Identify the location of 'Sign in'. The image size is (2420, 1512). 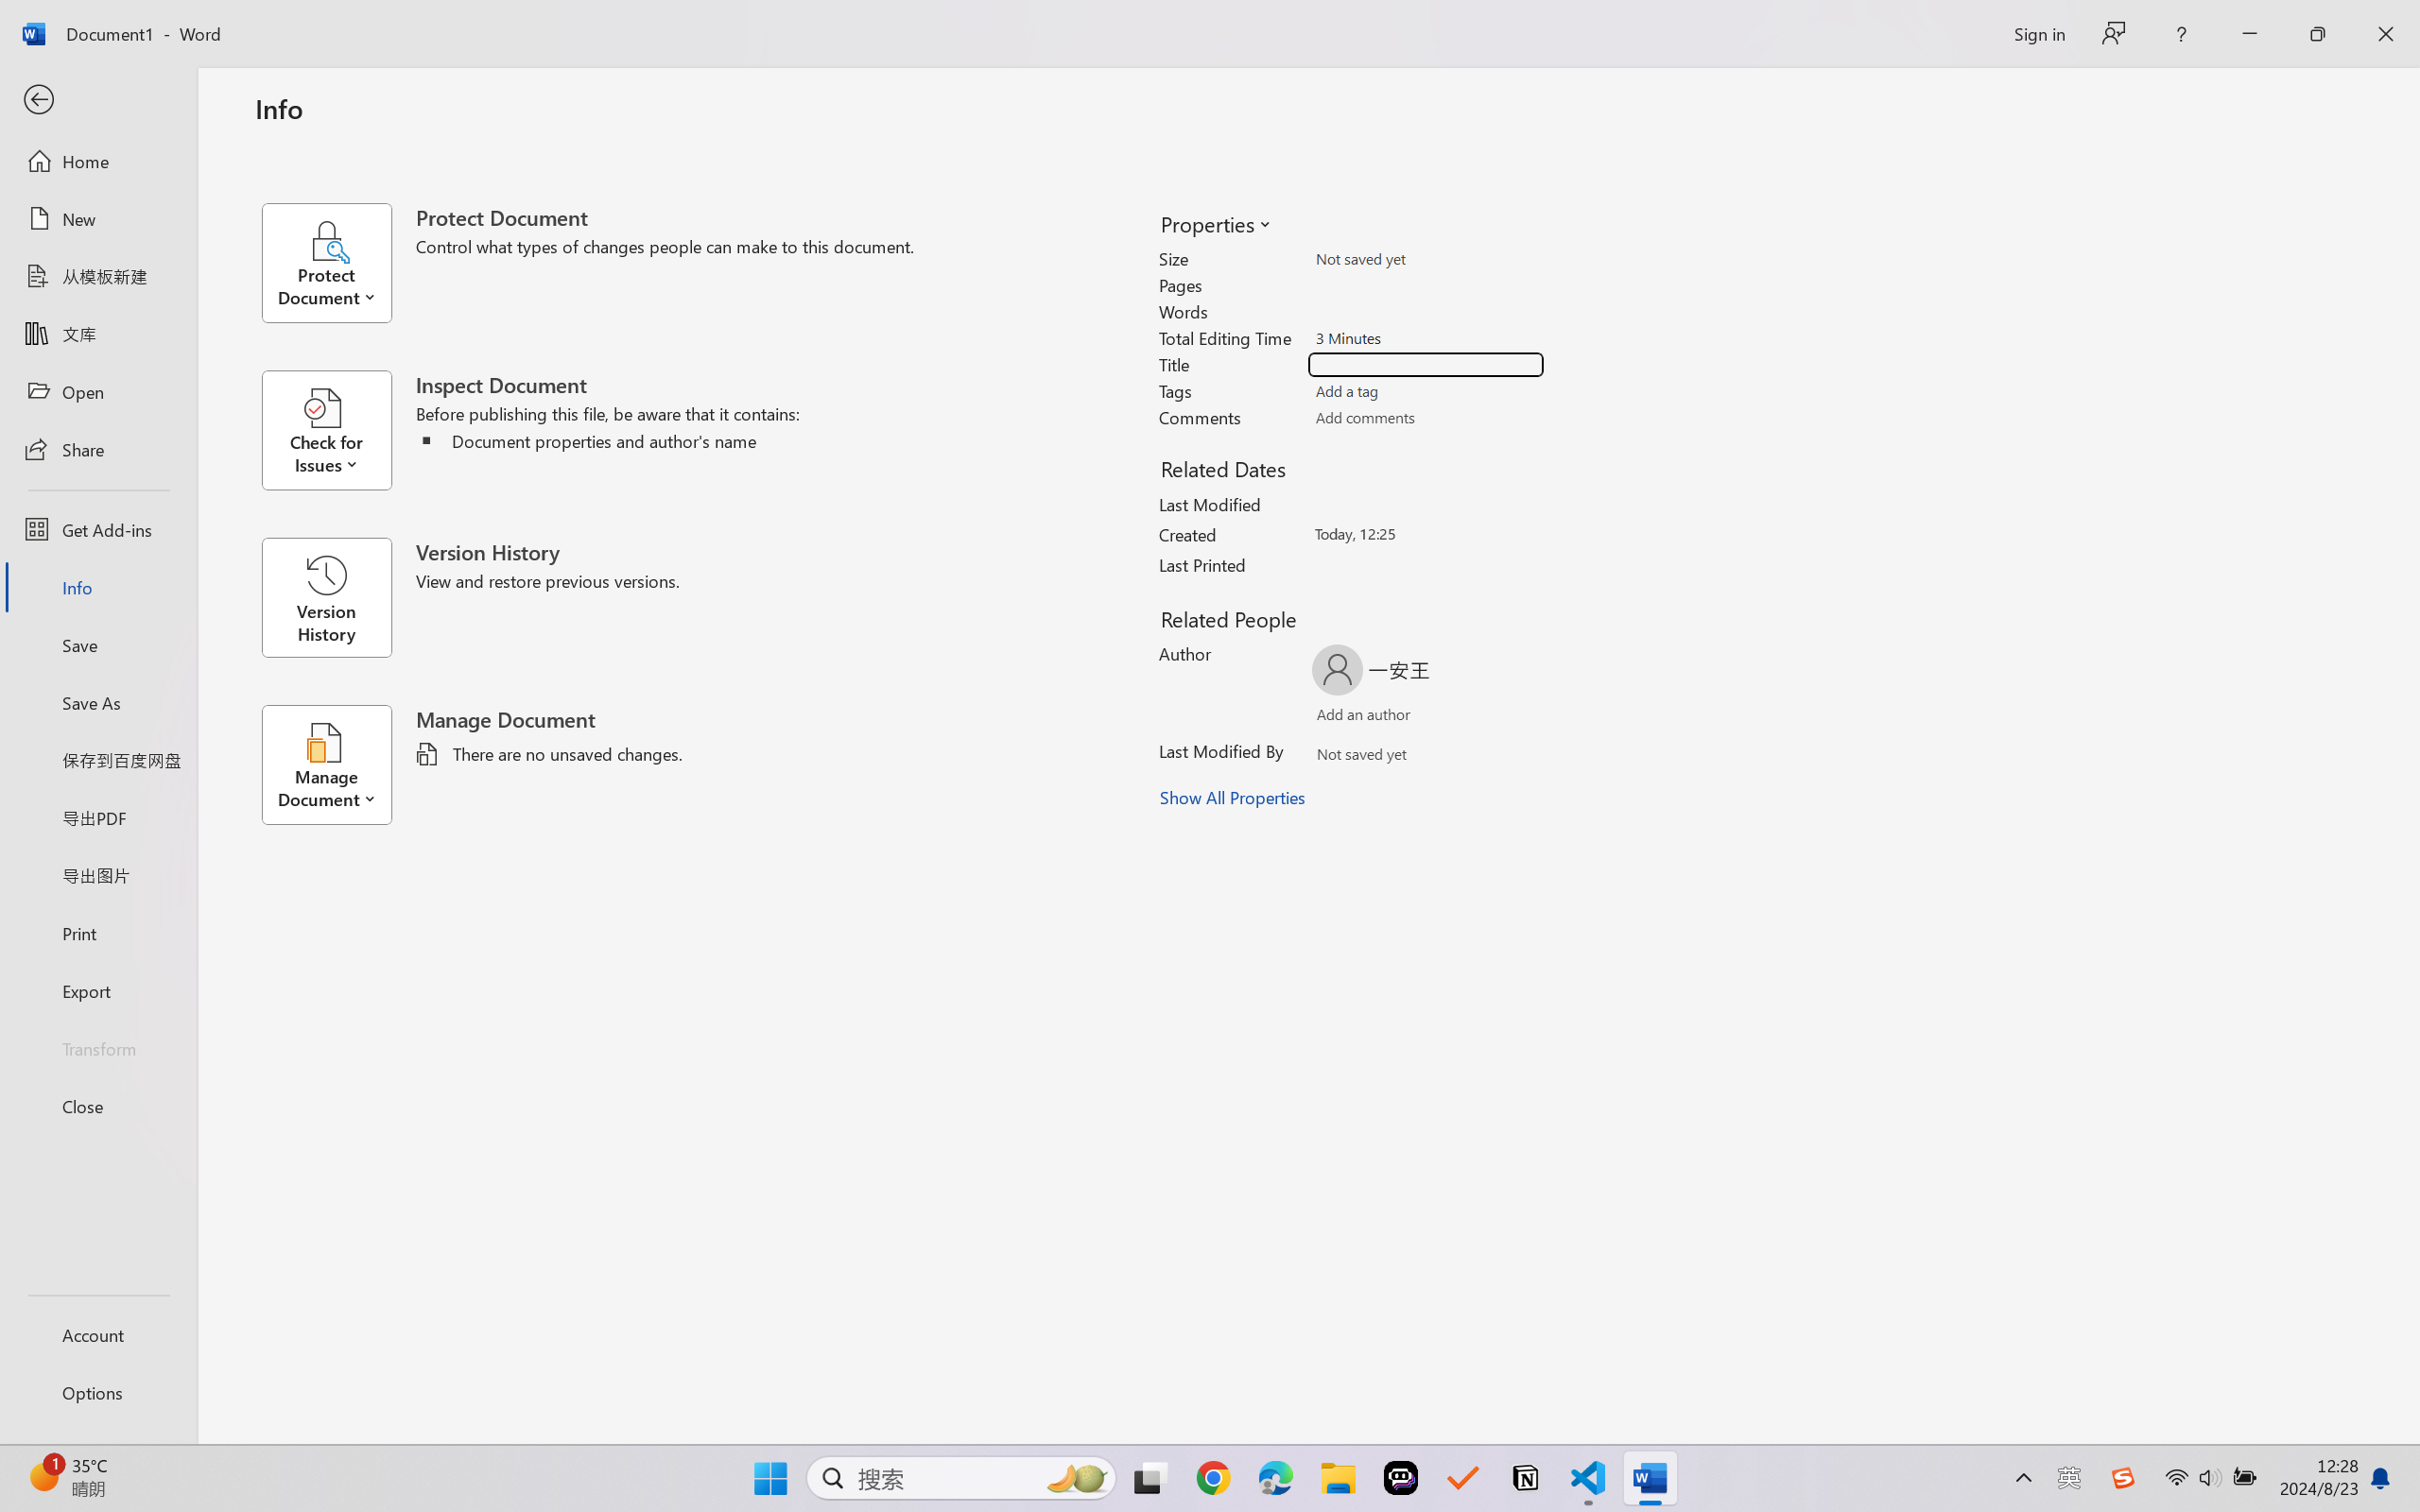
(2037, 33).